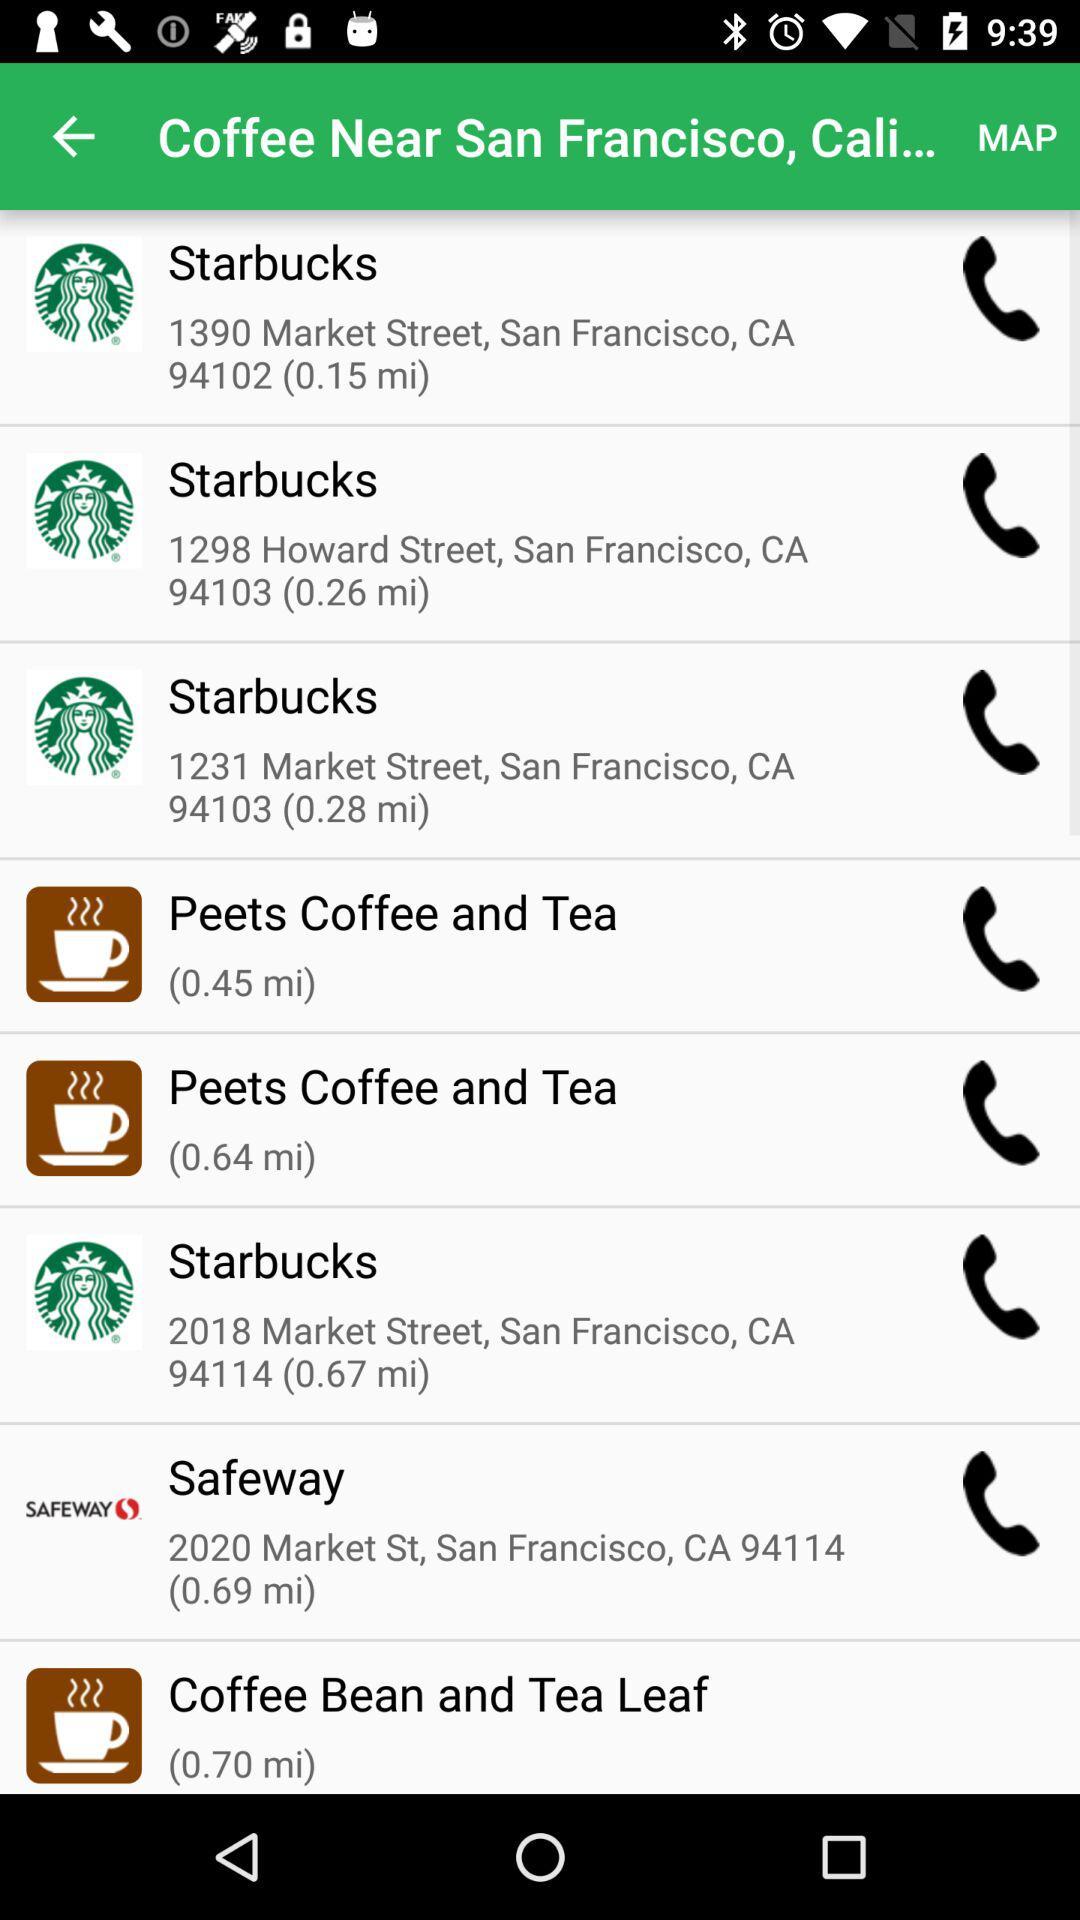 The width and height of the screenshot is (1080, 1920). I want to click on the map item, so click(1017, 135).